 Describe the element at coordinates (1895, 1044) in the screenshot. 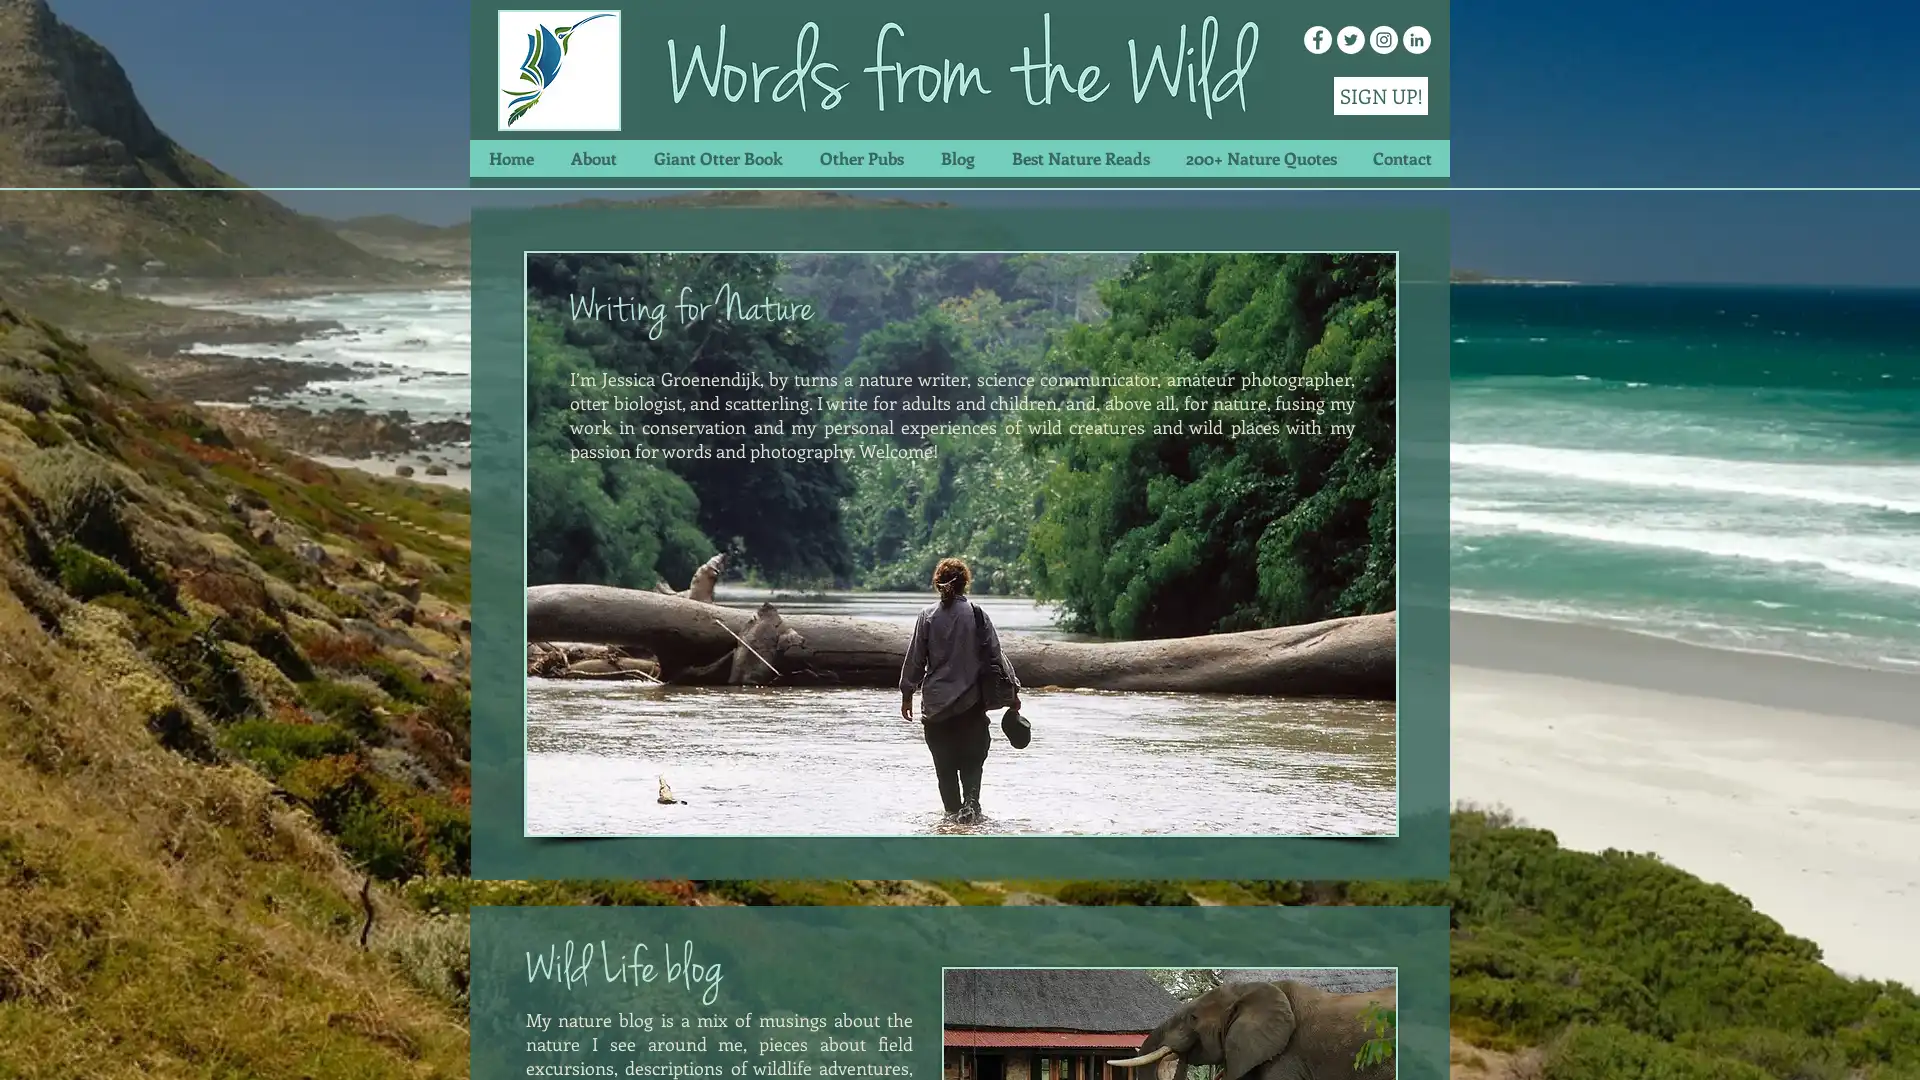

I see `Close` at that location.